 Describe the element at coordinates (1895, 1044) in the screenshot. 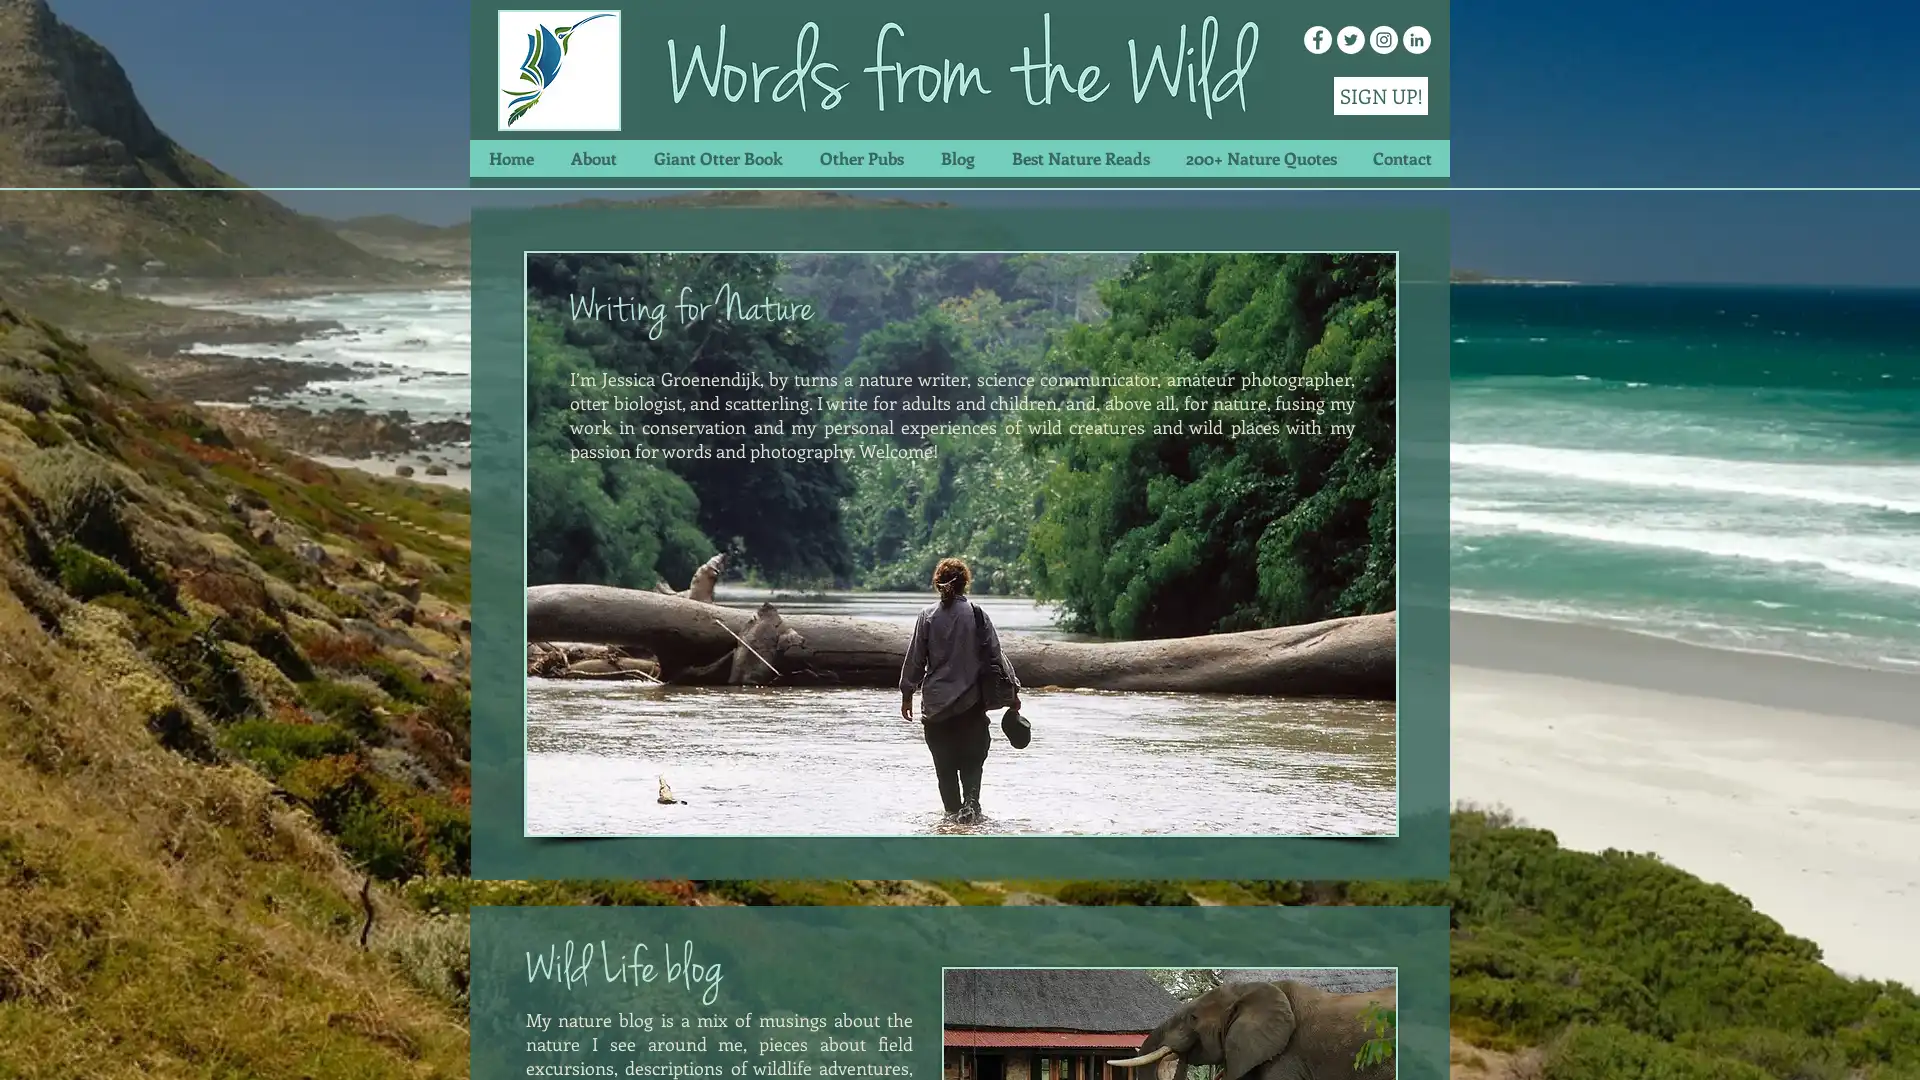

I see `Close` at that location.